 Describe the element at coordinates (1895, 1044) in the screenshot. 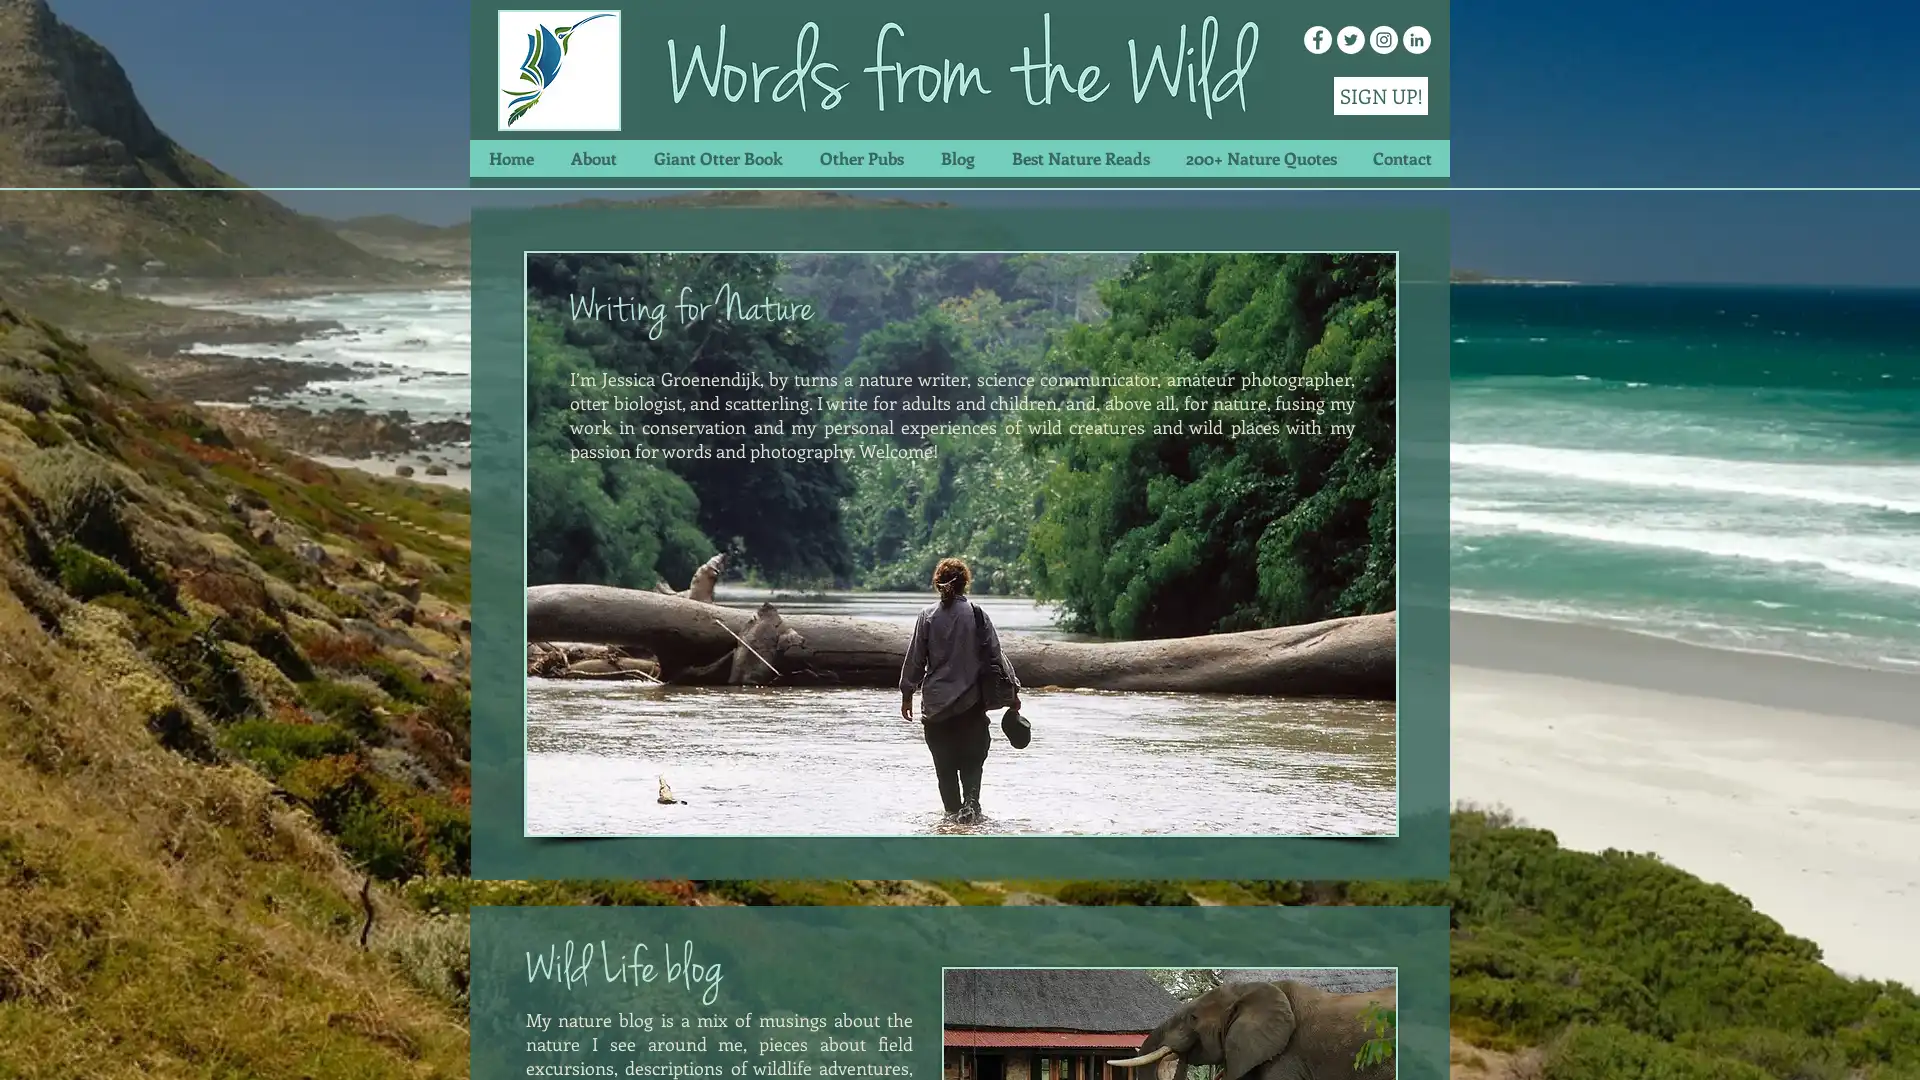

I see `Close` at that location.